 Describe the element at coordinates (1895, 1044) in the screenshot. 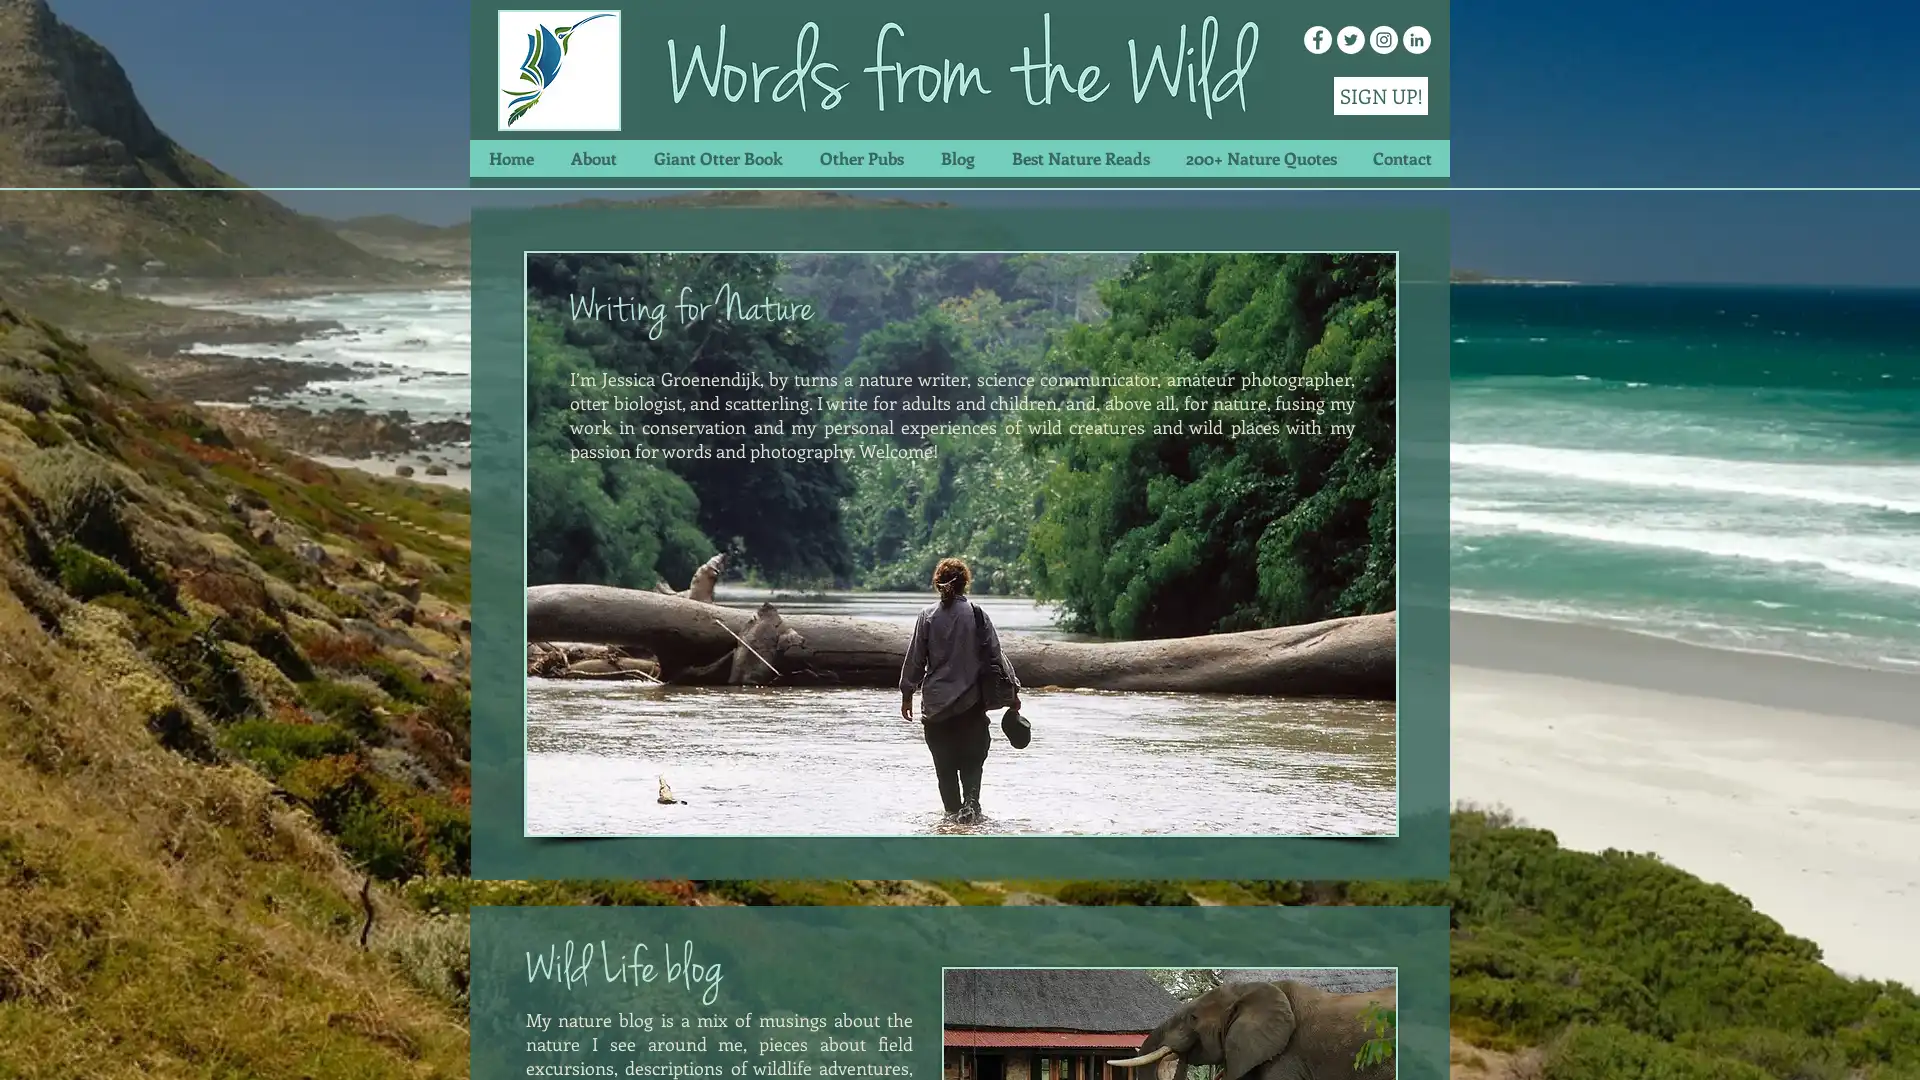

I see `Close` at that location.